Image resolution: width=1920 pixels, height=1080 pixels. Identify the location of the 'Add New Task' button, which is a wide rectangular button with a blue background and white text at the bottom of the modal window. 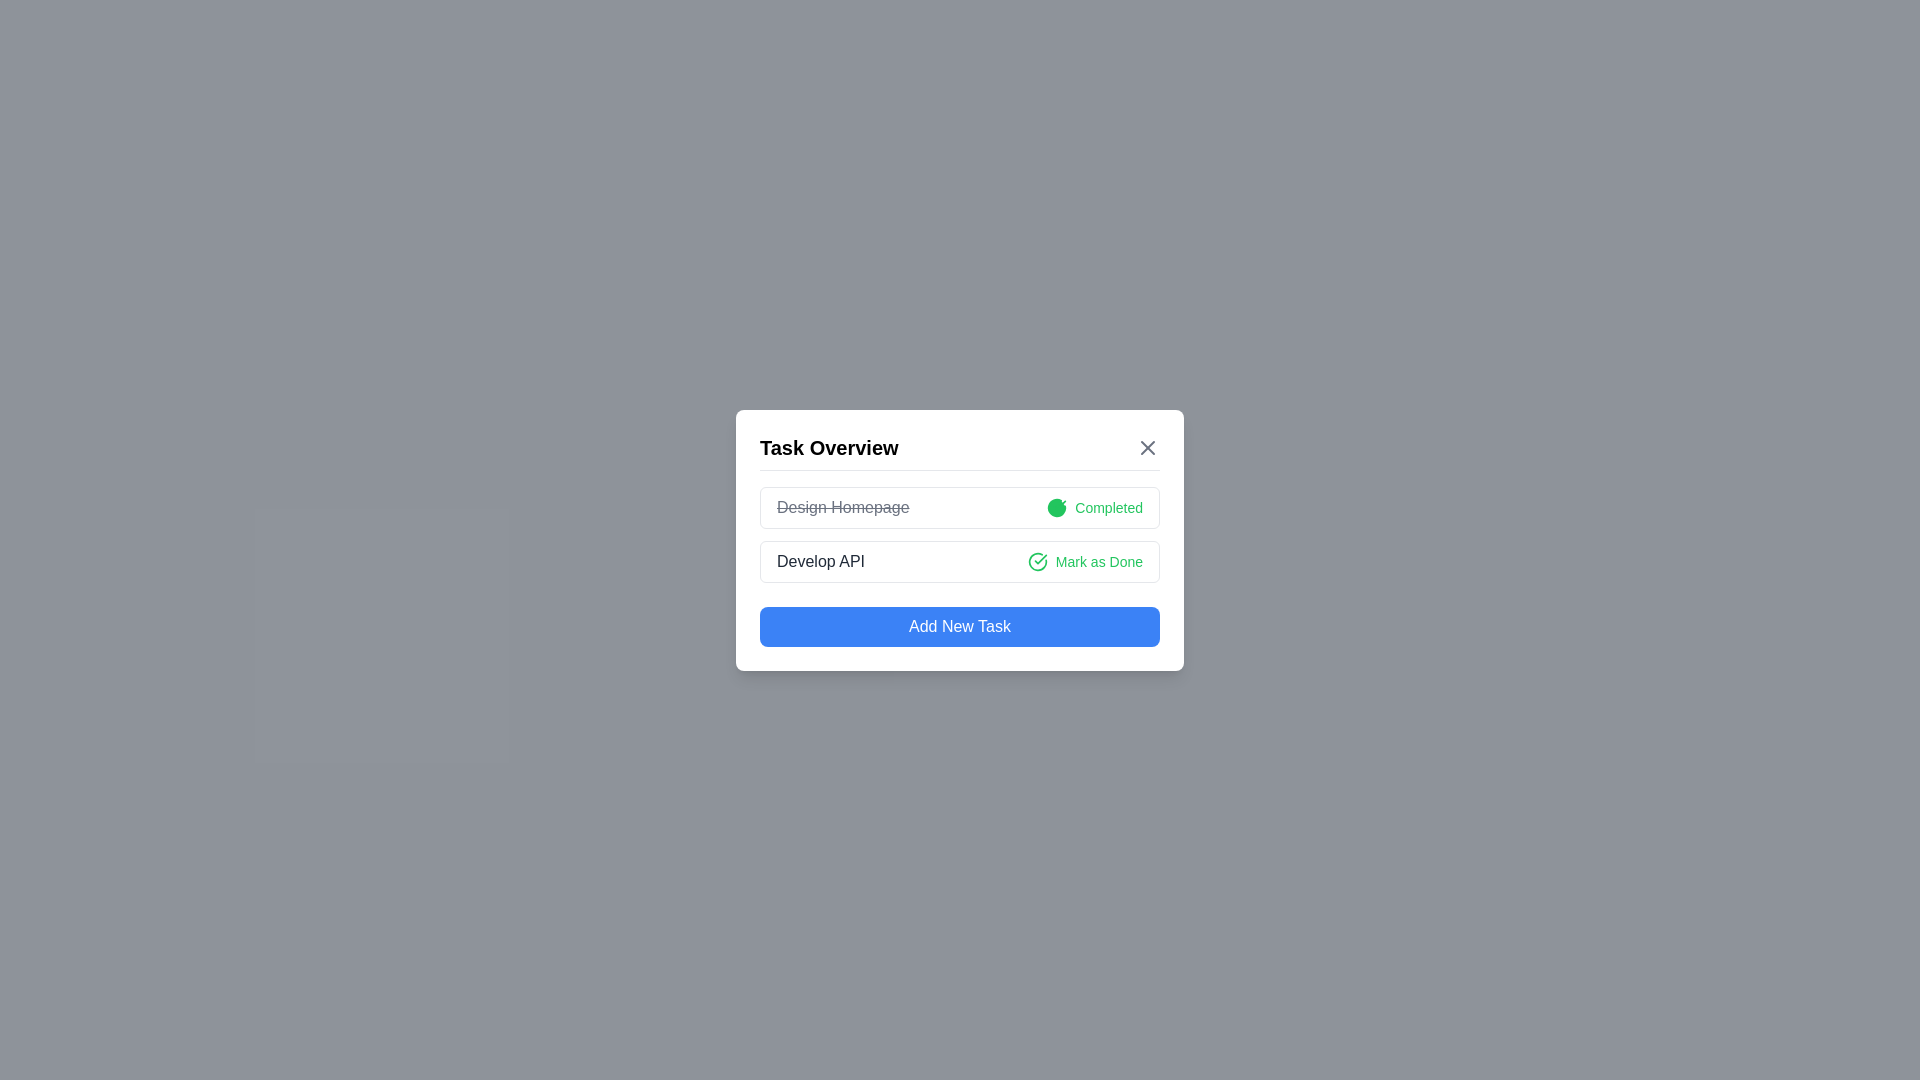
(960, 624).